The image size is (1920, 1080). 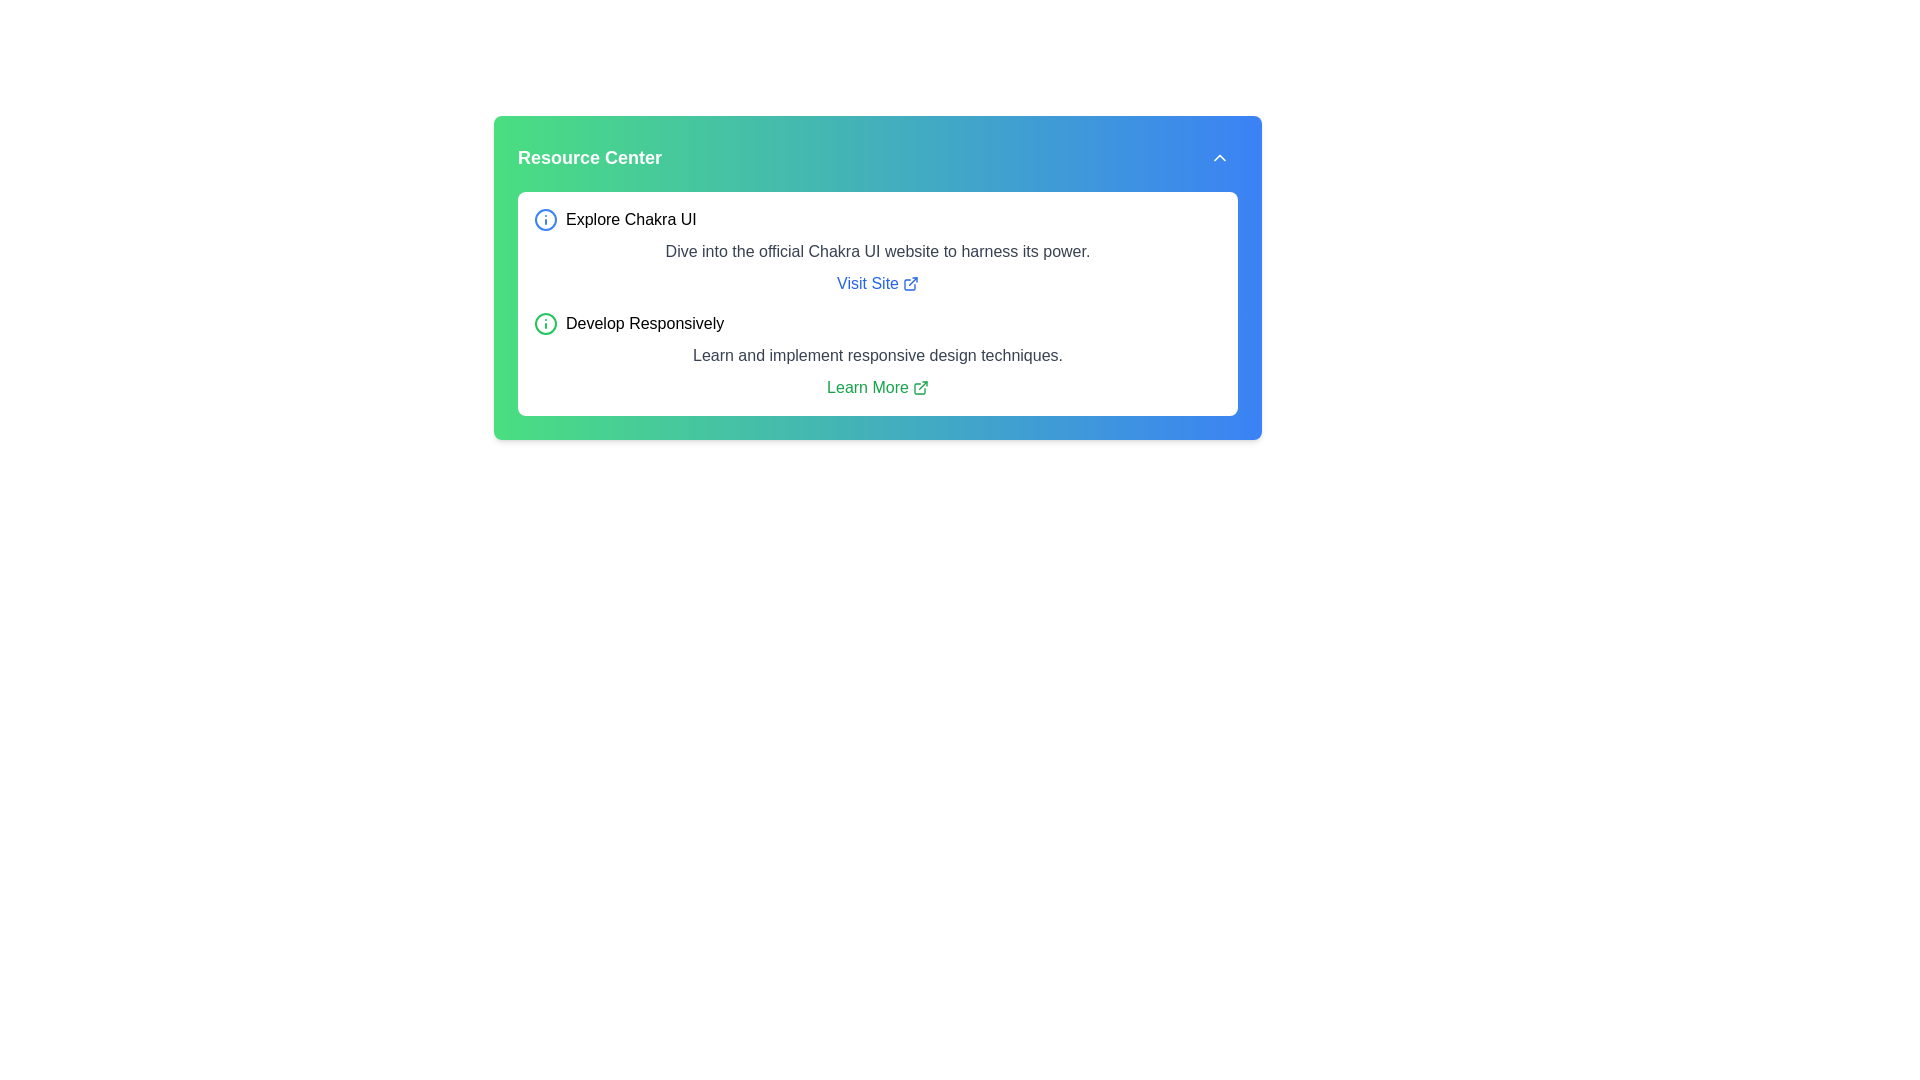 What do you see at coordinates (1218, 157) in the screenshot?
I see `the chevron icon within the rounded square button at the top-right corner of the 'Resource Center' dialog box` at bounding box center [1218, 157].